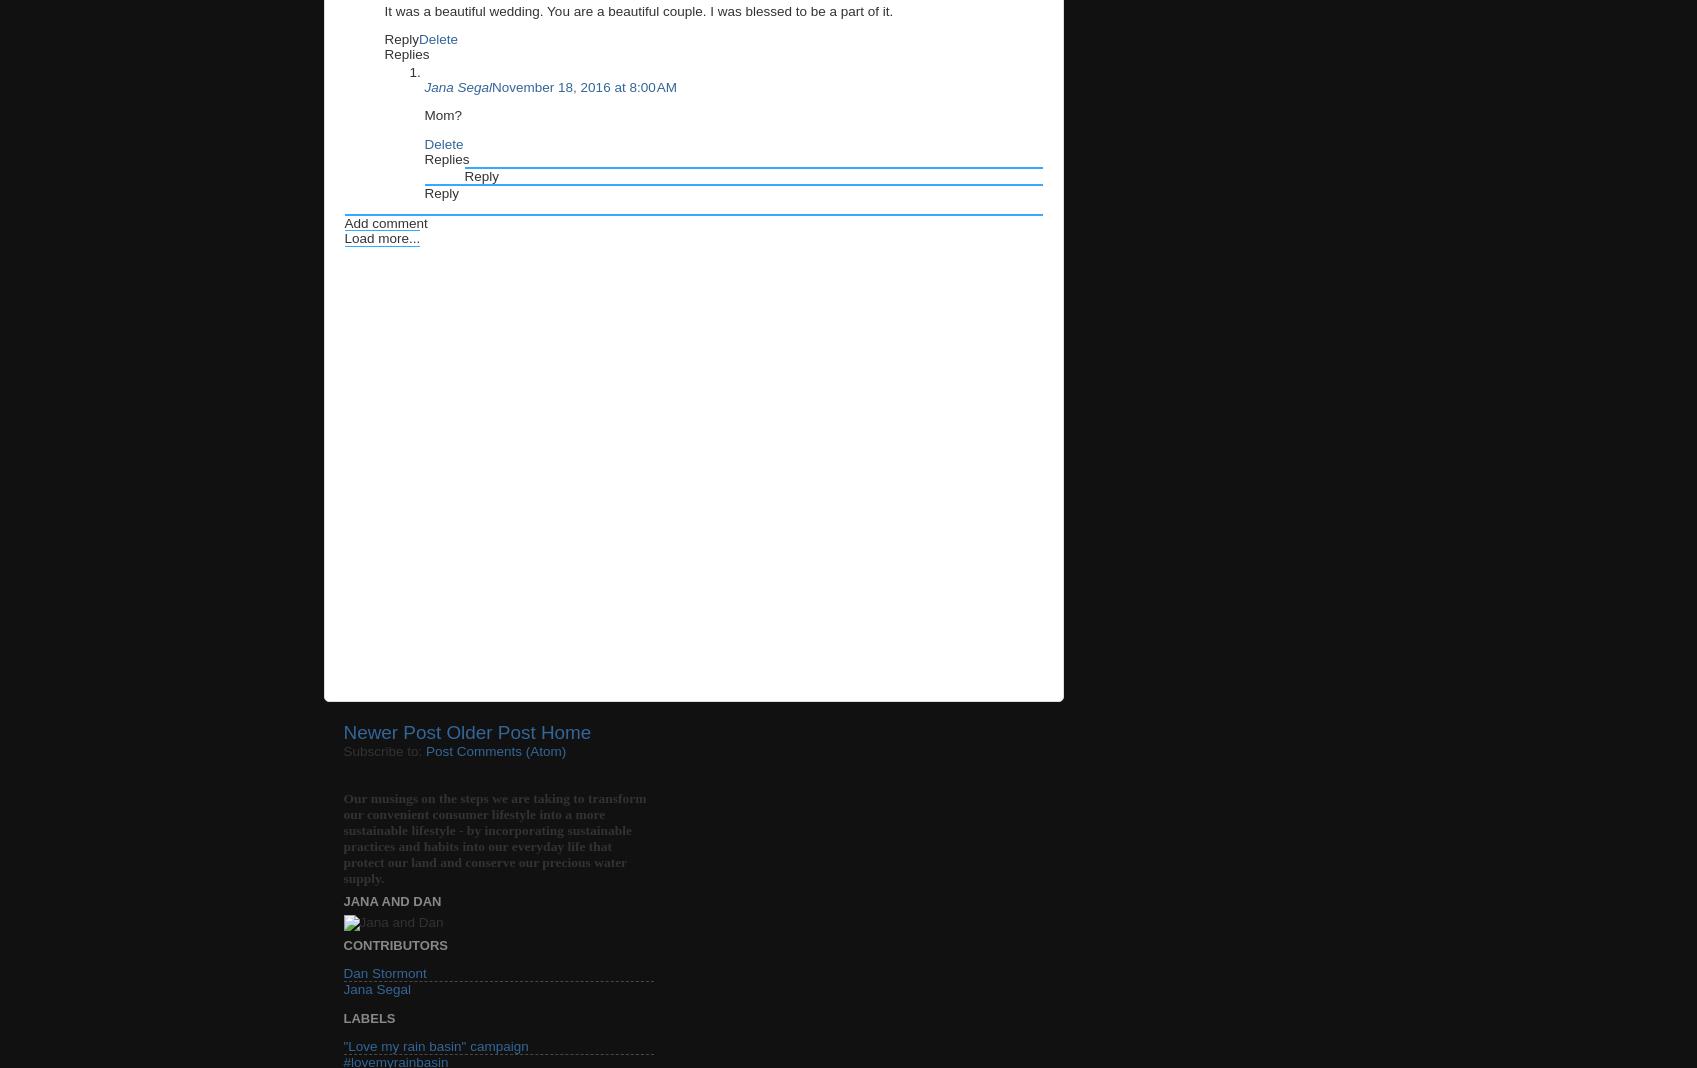 The image size is (1697, 1068). I want to click on 'Labels', so click(368, 1017).